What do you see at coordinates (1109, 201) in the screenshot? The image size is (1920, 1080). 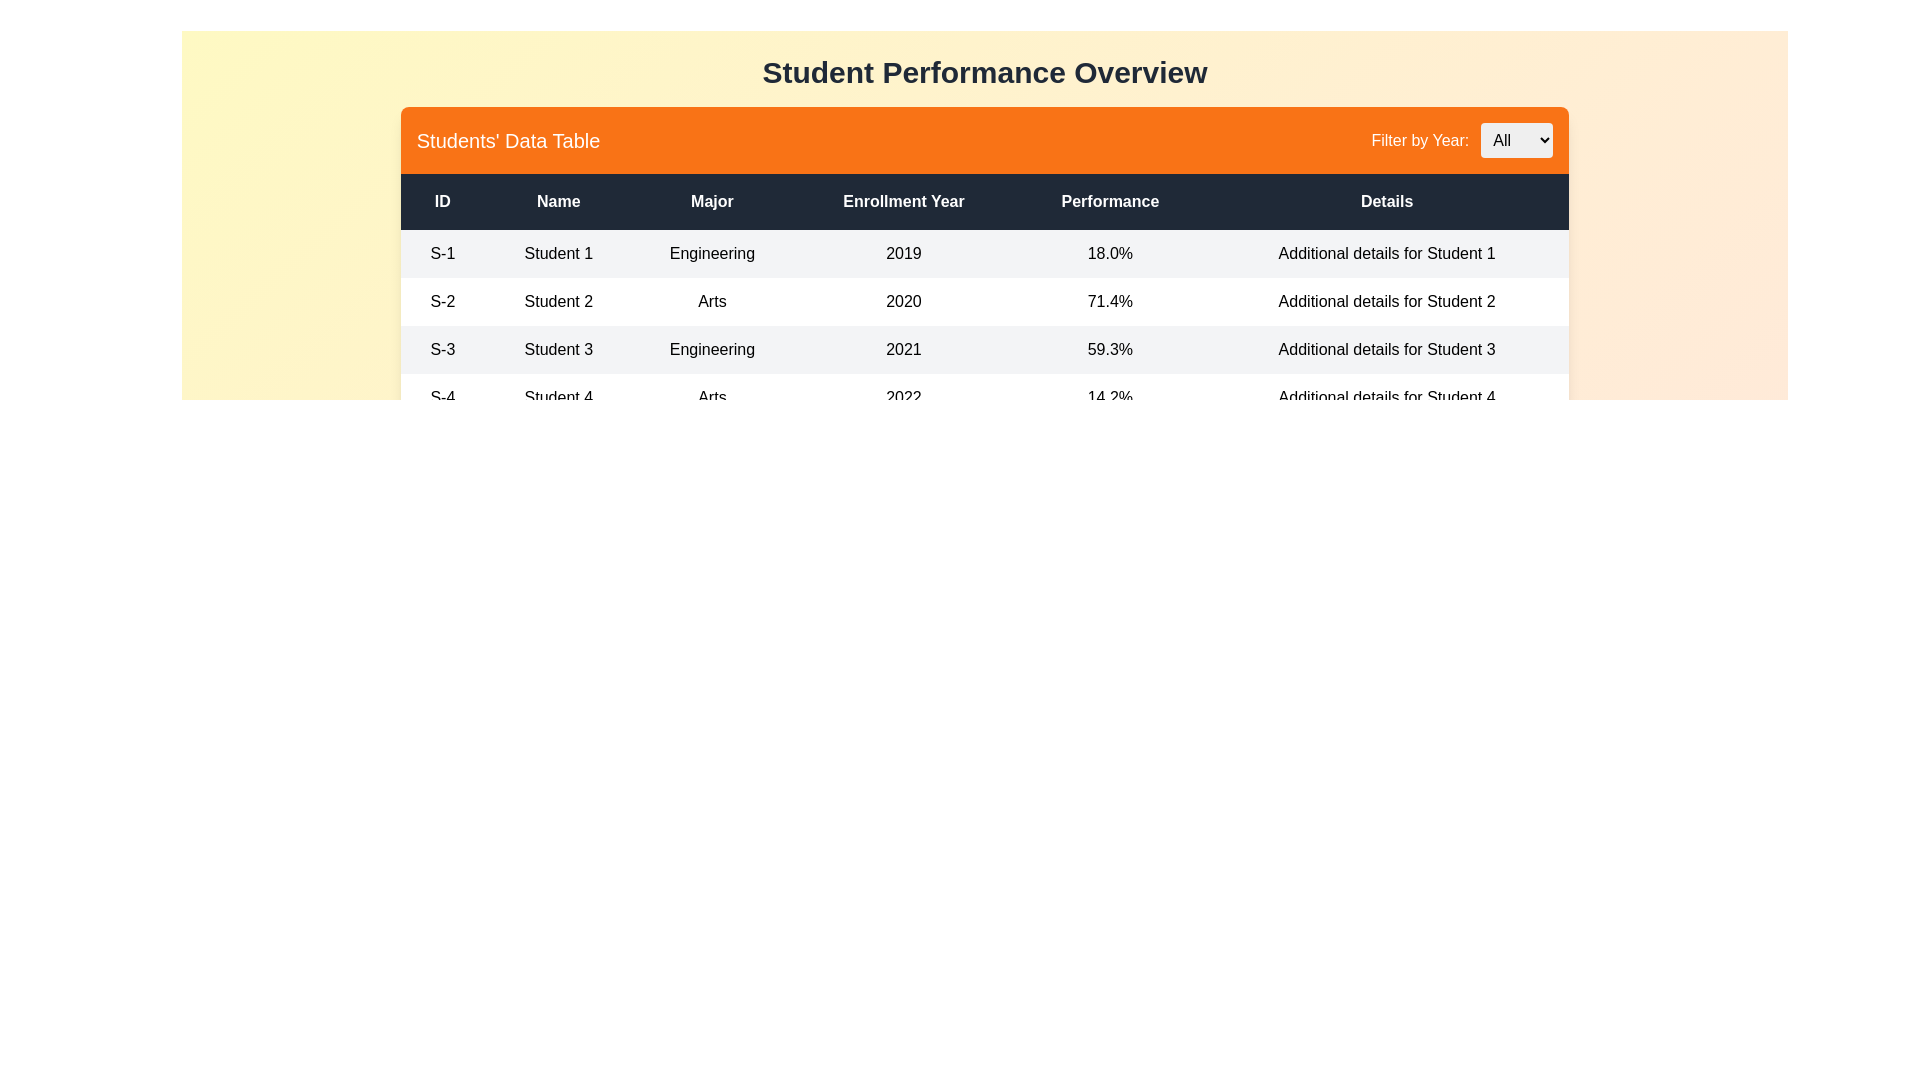 I see `the column header Performance to sort the table by that column` at bounding box center [1109, 201].